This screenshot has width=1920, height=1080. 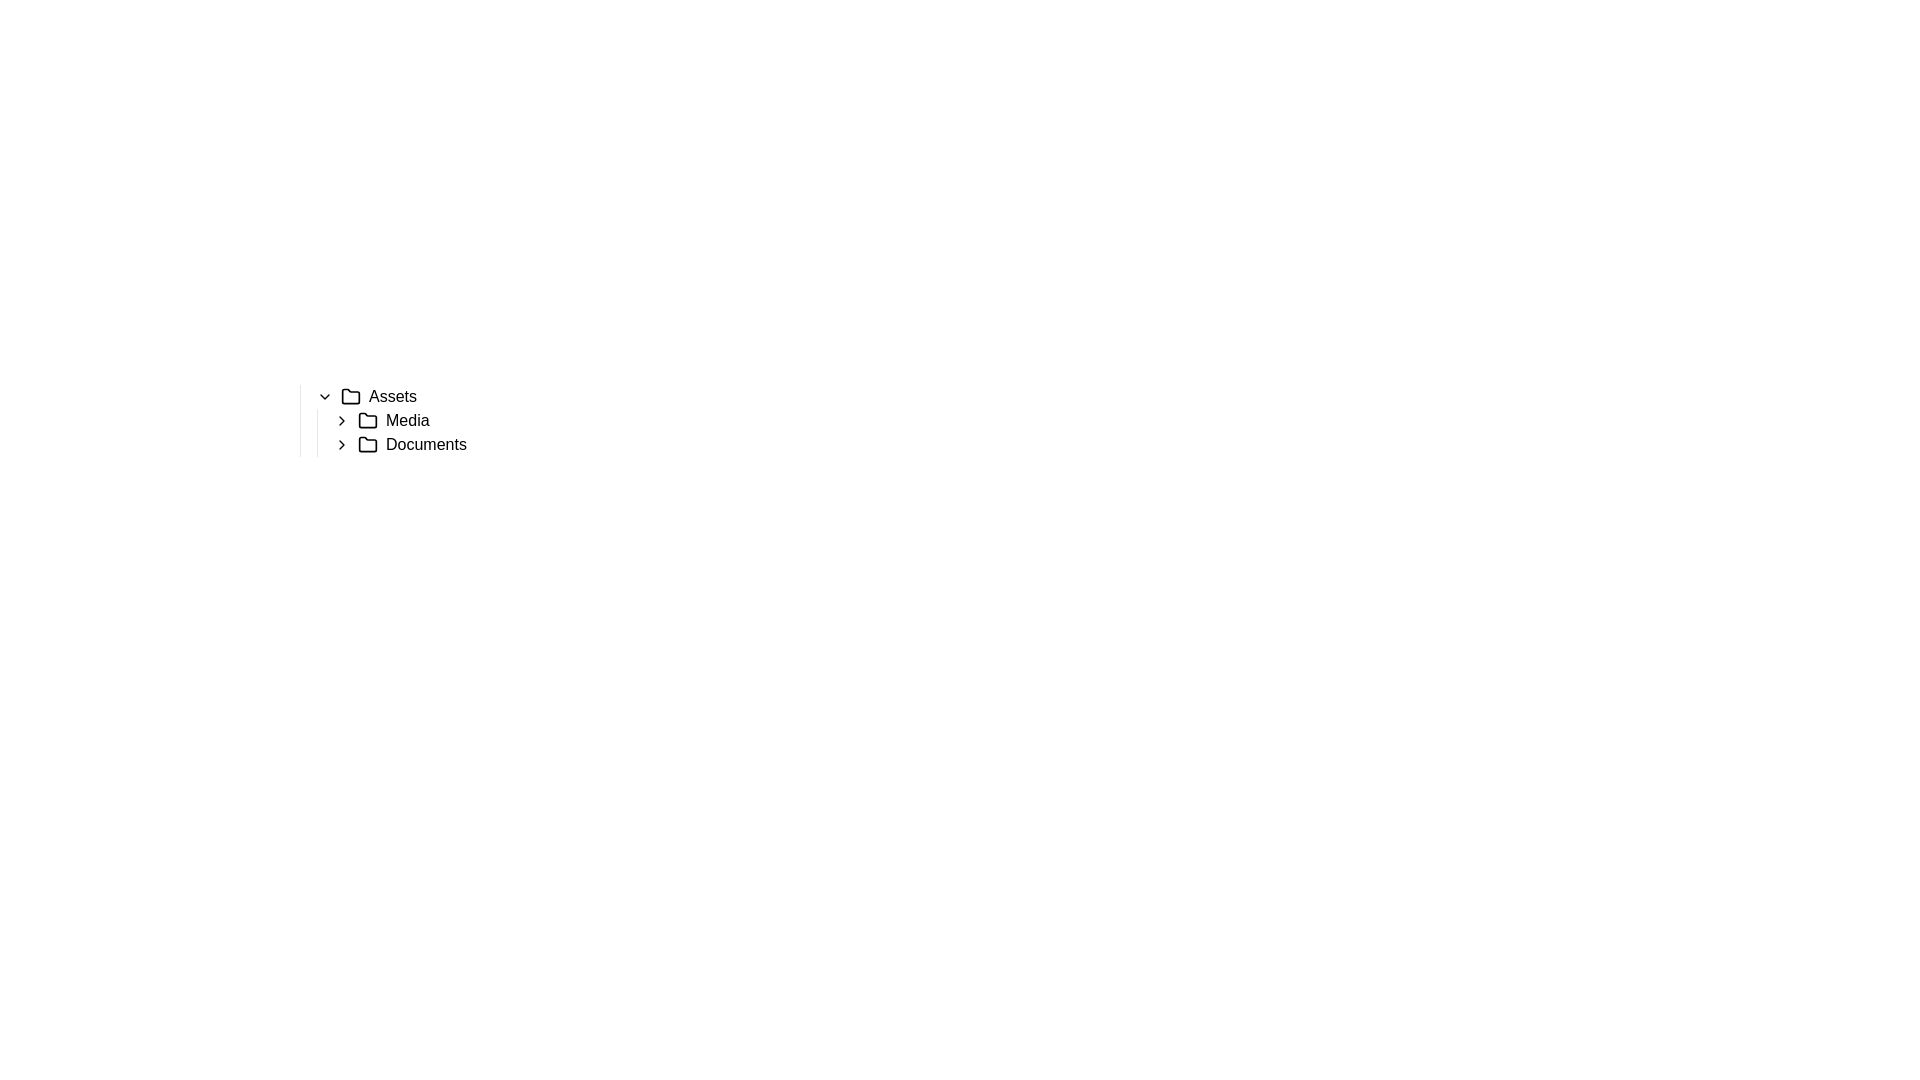 I want to click on the 'Assets' text label, so click(x=393, y=397).